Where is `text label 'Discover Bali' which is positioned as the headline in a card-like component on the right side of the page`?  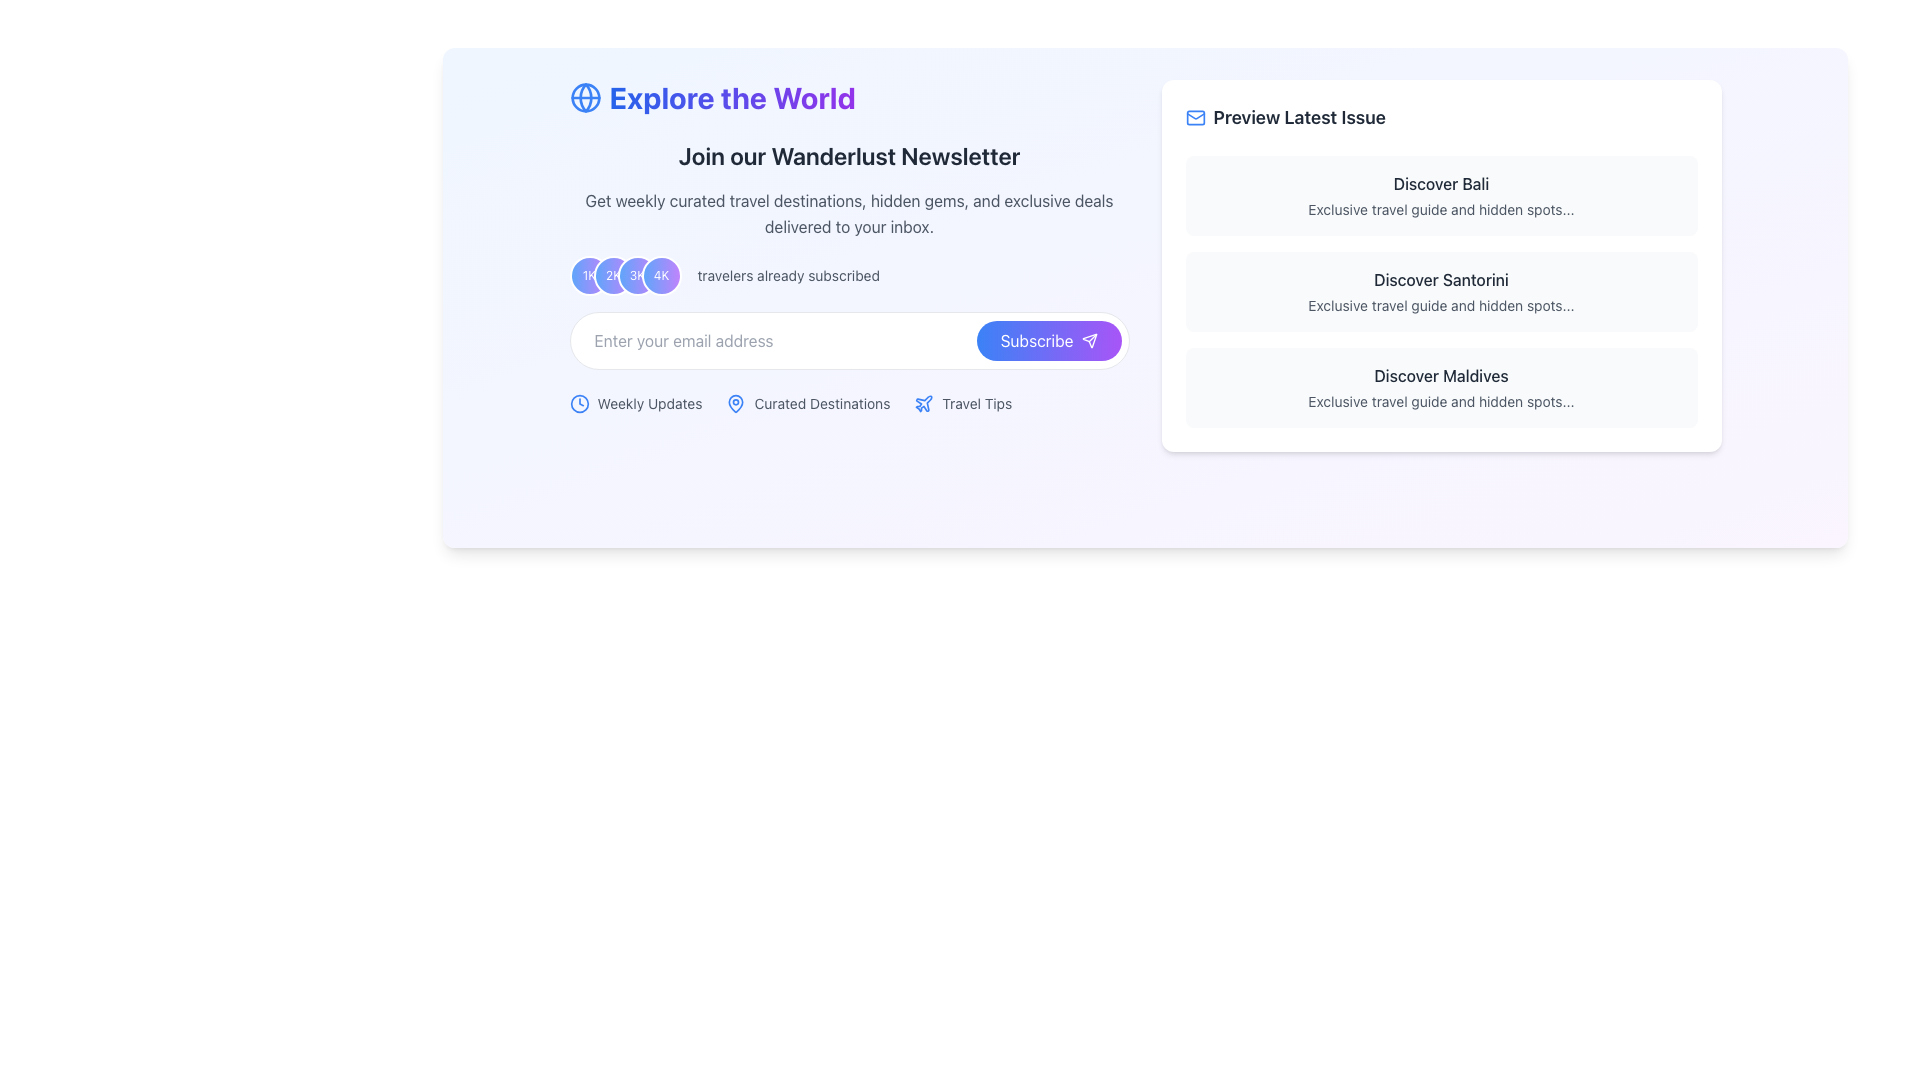 text label 'Discover Bali' which is positioned as the headline in a card-like component on the right side of the page is located at coordinates (1441, 184).